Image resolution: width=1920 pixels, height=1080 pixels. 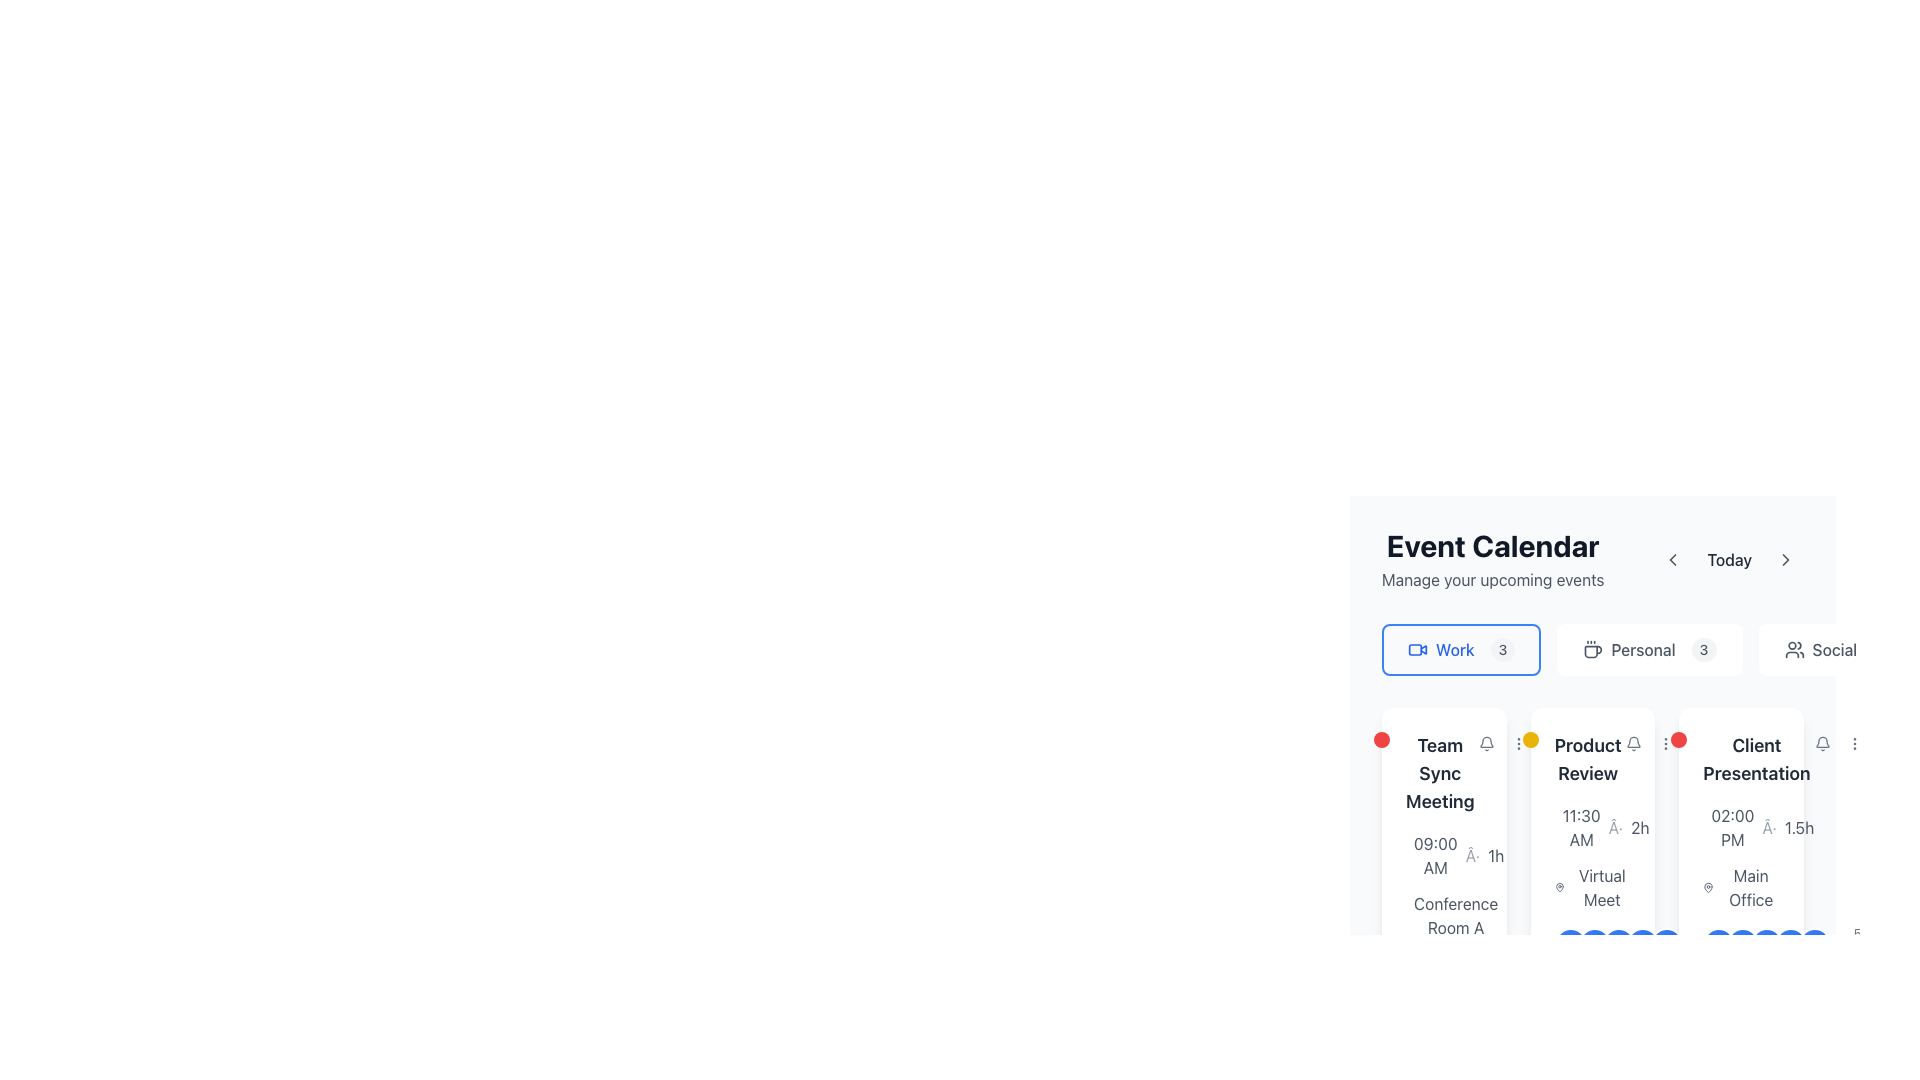 What do you see at coordinates (1794, 650) in the screenshot?
I see `the icon of two user silhouettes located to the right of the 'Social 3' button, adjacent to the 'Social' text and a badge displaying the number '3'` at bounding box center [1794, 650].